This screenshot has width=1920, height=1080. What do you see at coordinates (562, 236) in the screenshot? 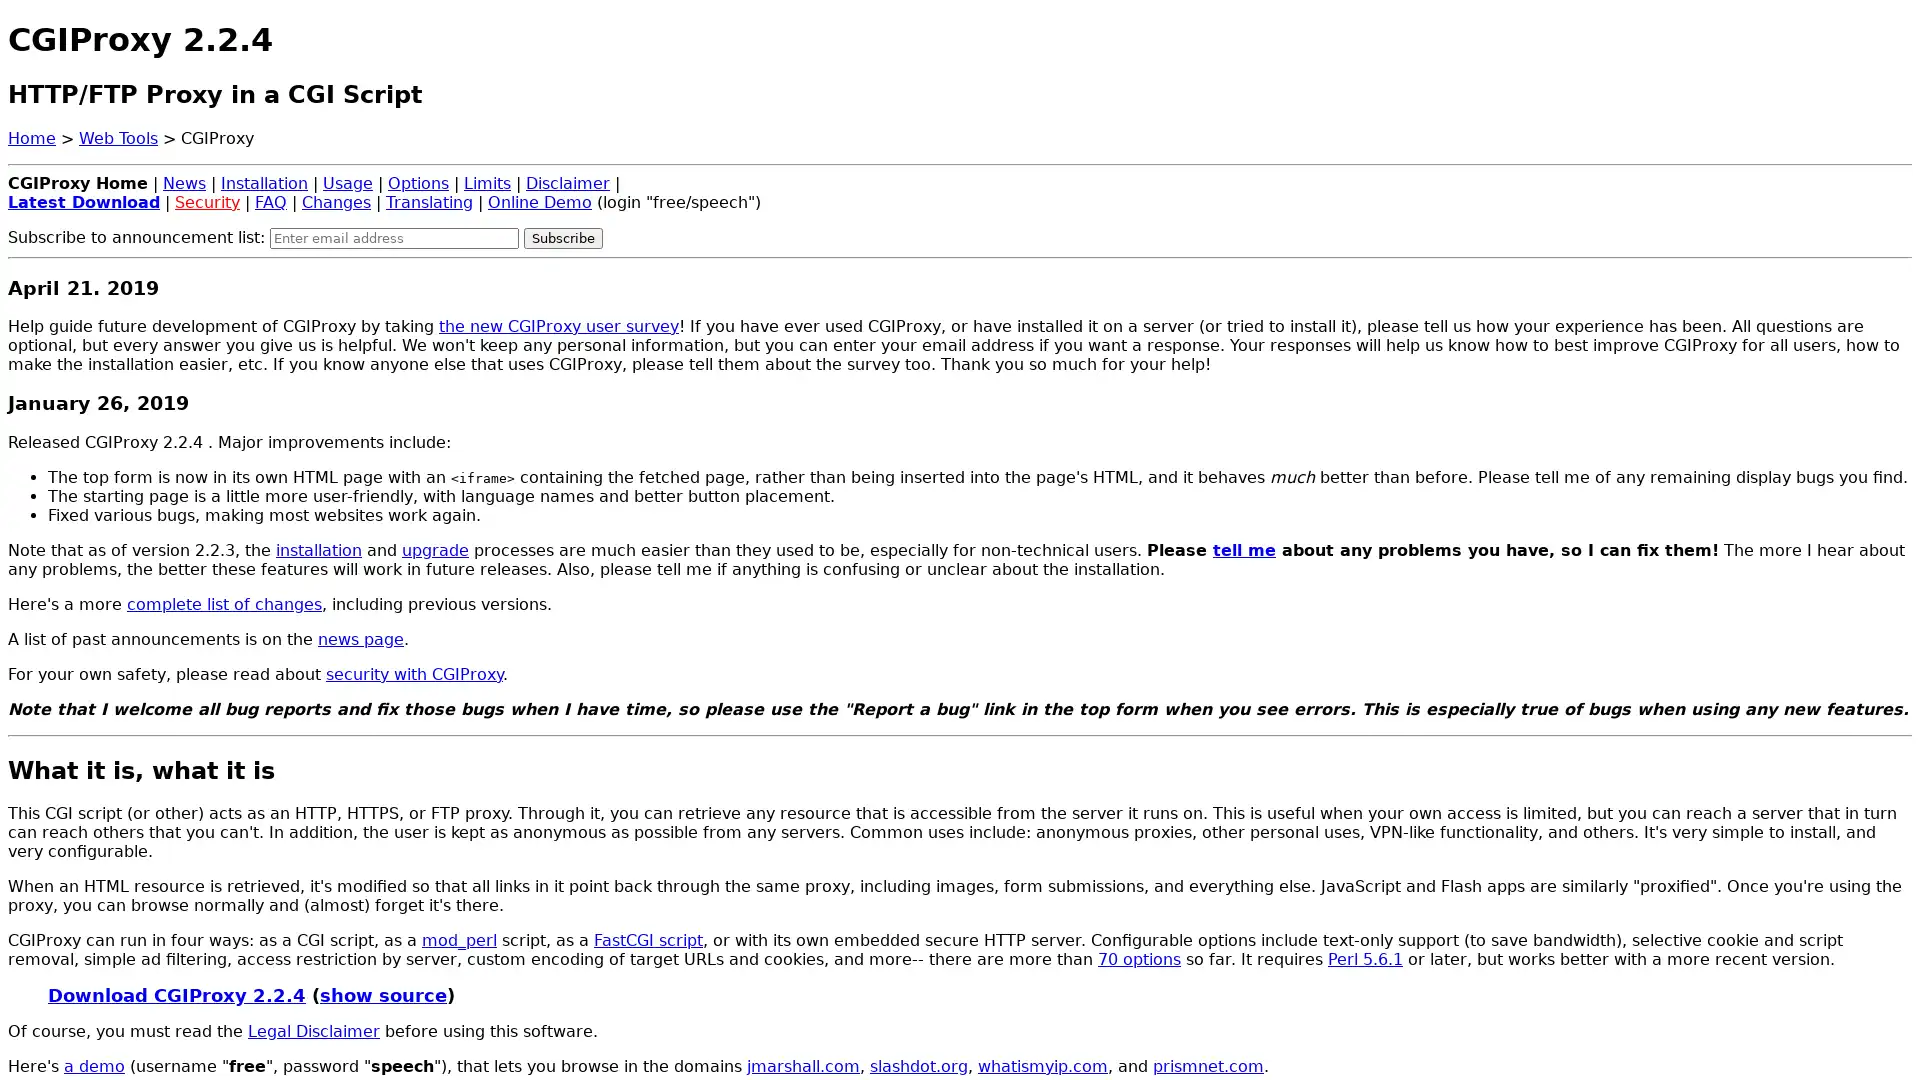
I see `Subscribe` at bounding box center [562, 236].